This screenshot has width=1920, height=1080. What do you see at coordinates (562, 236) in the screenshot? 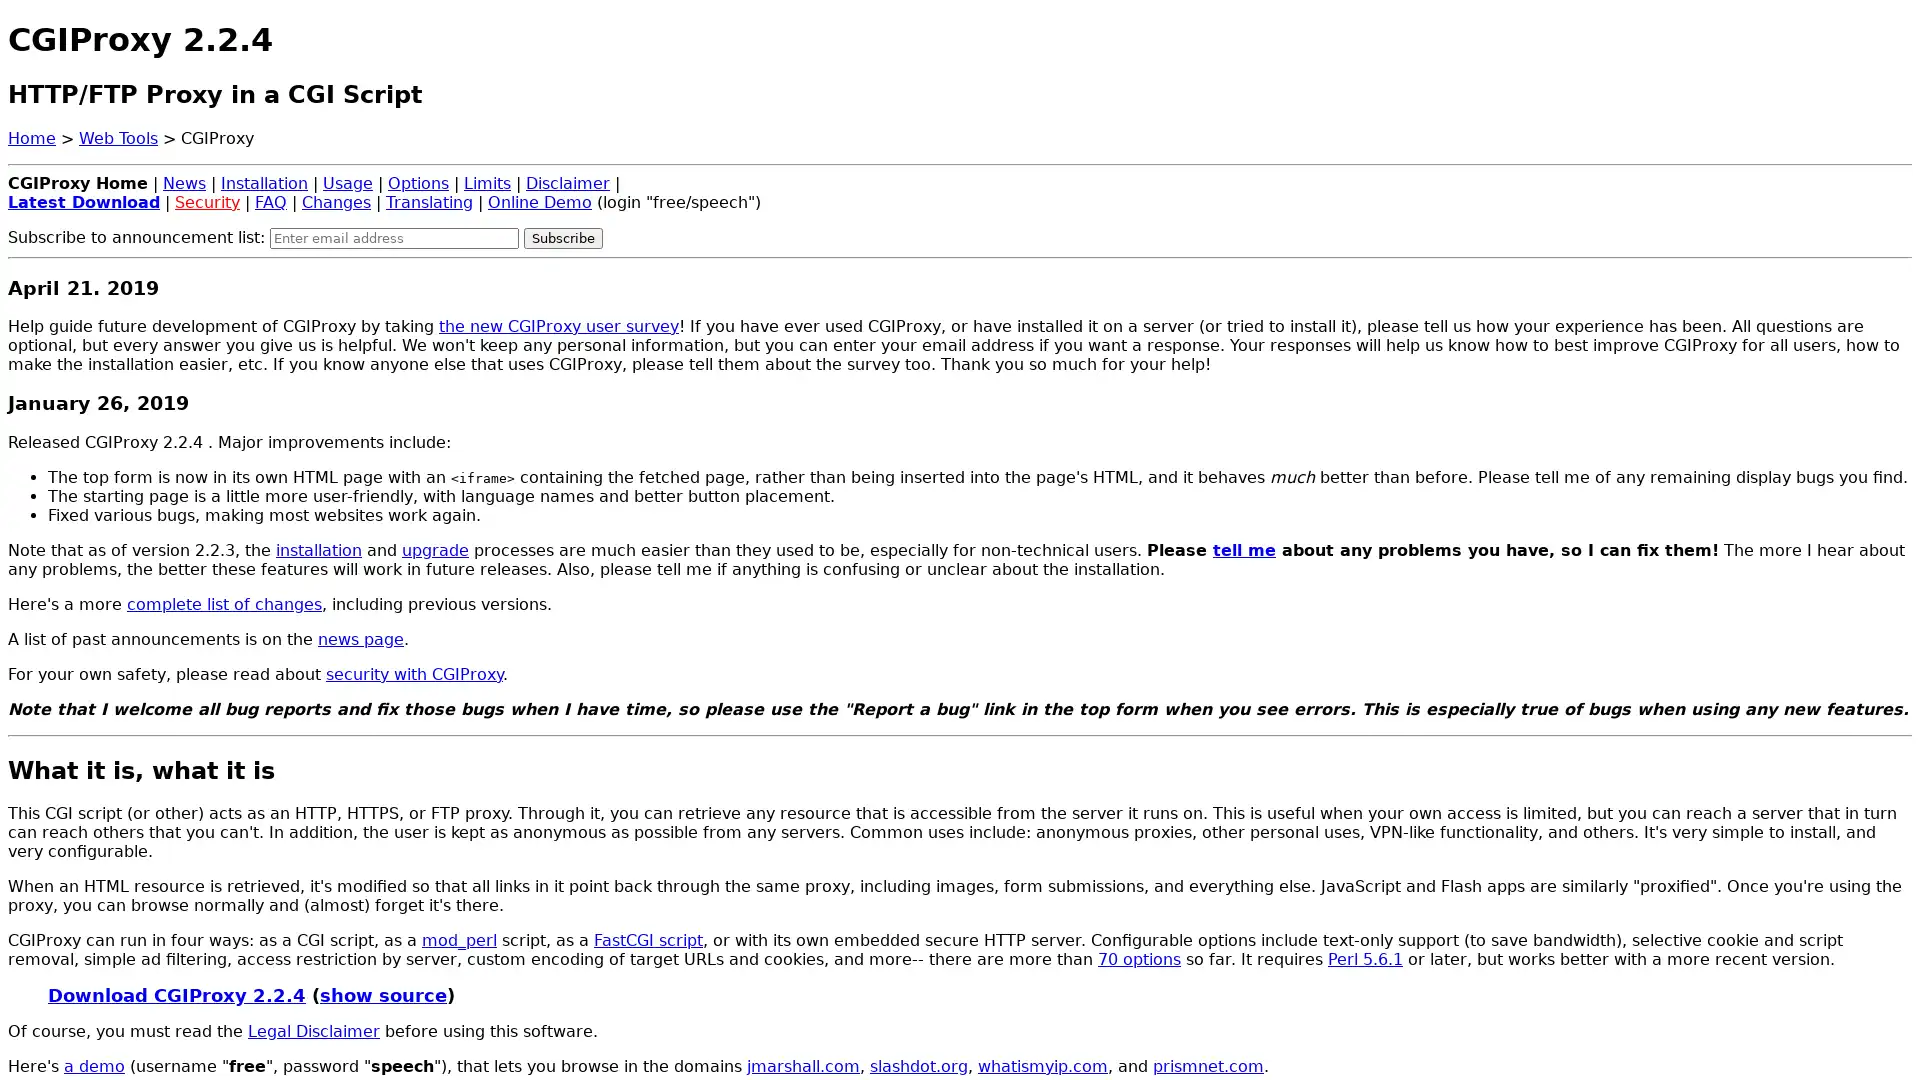
I see `Subscribe` at bounding box center [562, 236].